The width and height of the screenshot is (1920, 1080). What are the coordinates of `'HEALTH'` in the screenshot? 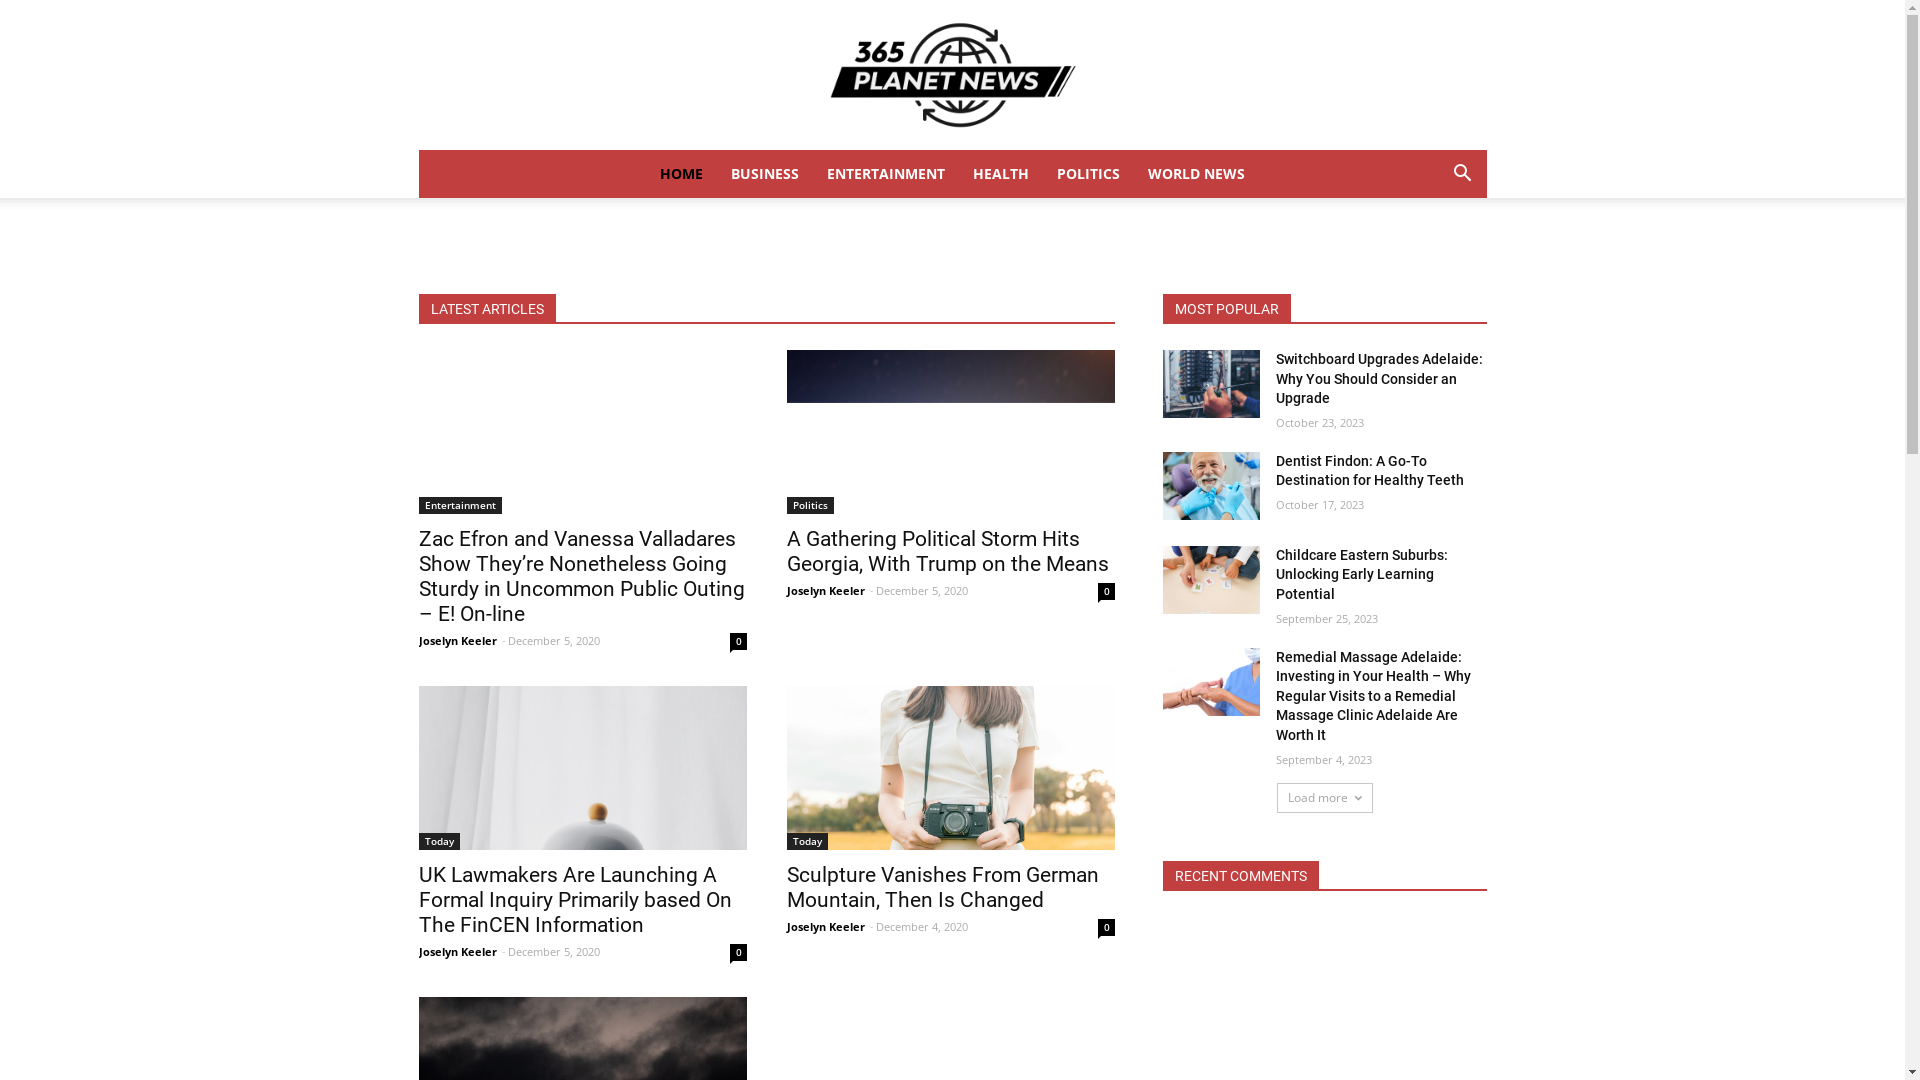 It's located at (1001, 172).